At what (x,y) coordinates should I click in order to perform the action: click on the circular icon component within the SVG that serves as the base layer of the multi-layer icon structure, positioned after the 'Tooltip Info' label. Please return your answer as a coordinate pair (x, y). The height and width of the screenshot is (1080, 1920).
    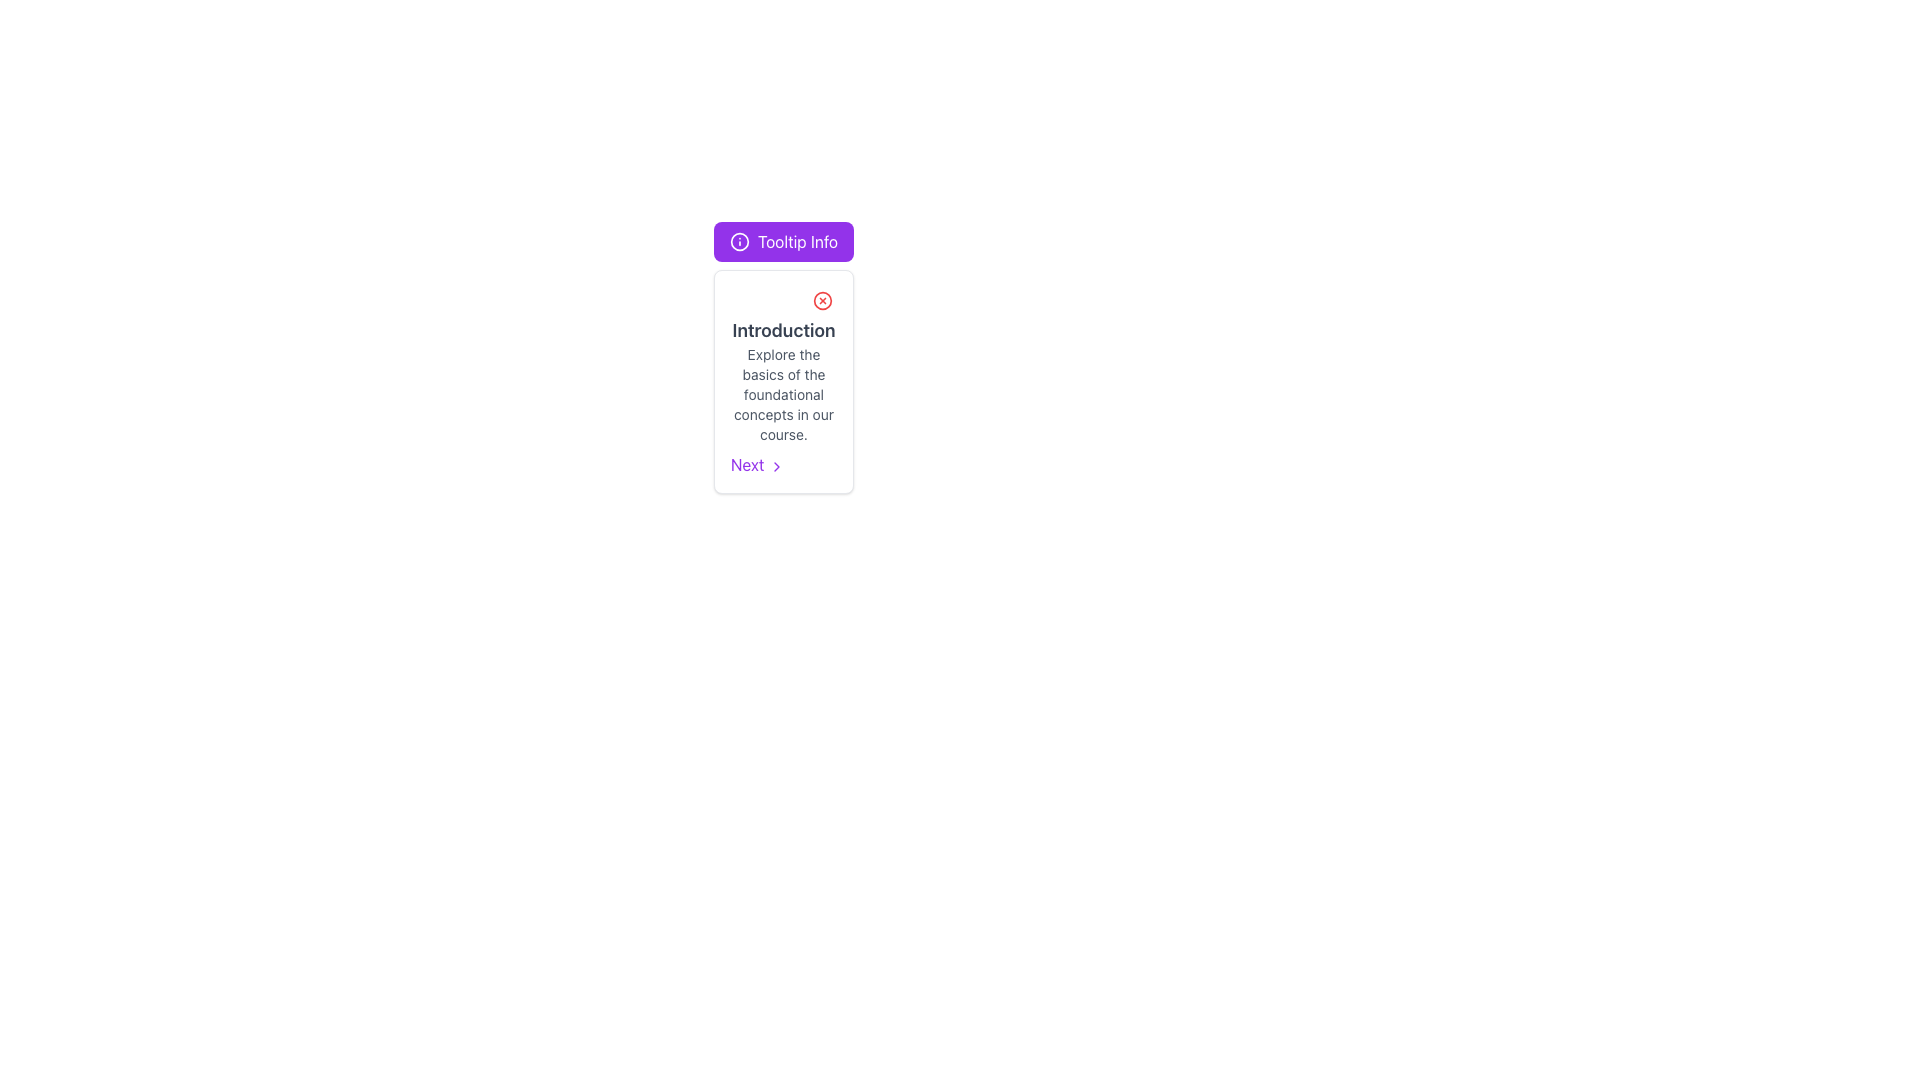
    Looking at the image, I should click on (738, 241).